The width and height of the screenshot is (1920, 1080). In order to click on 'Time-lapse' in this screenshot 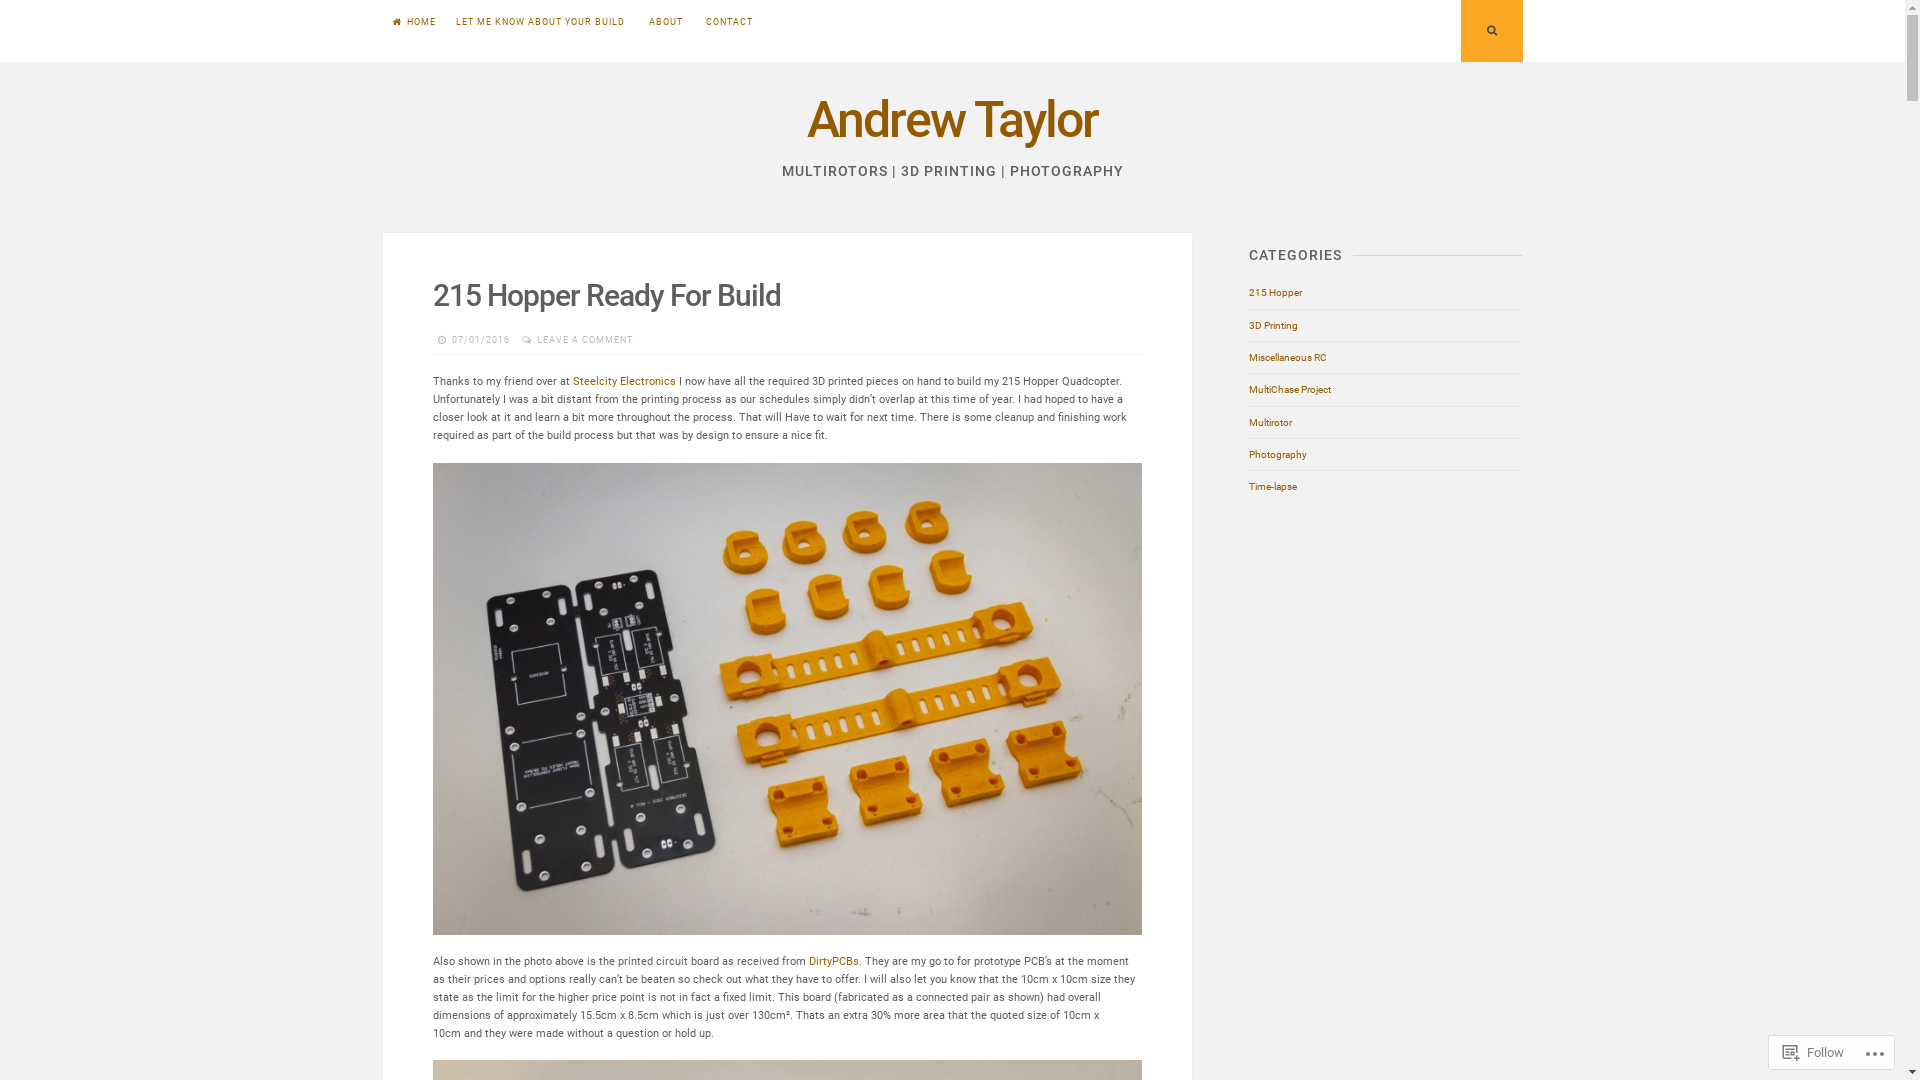, I will do `click(1271, 486)`.